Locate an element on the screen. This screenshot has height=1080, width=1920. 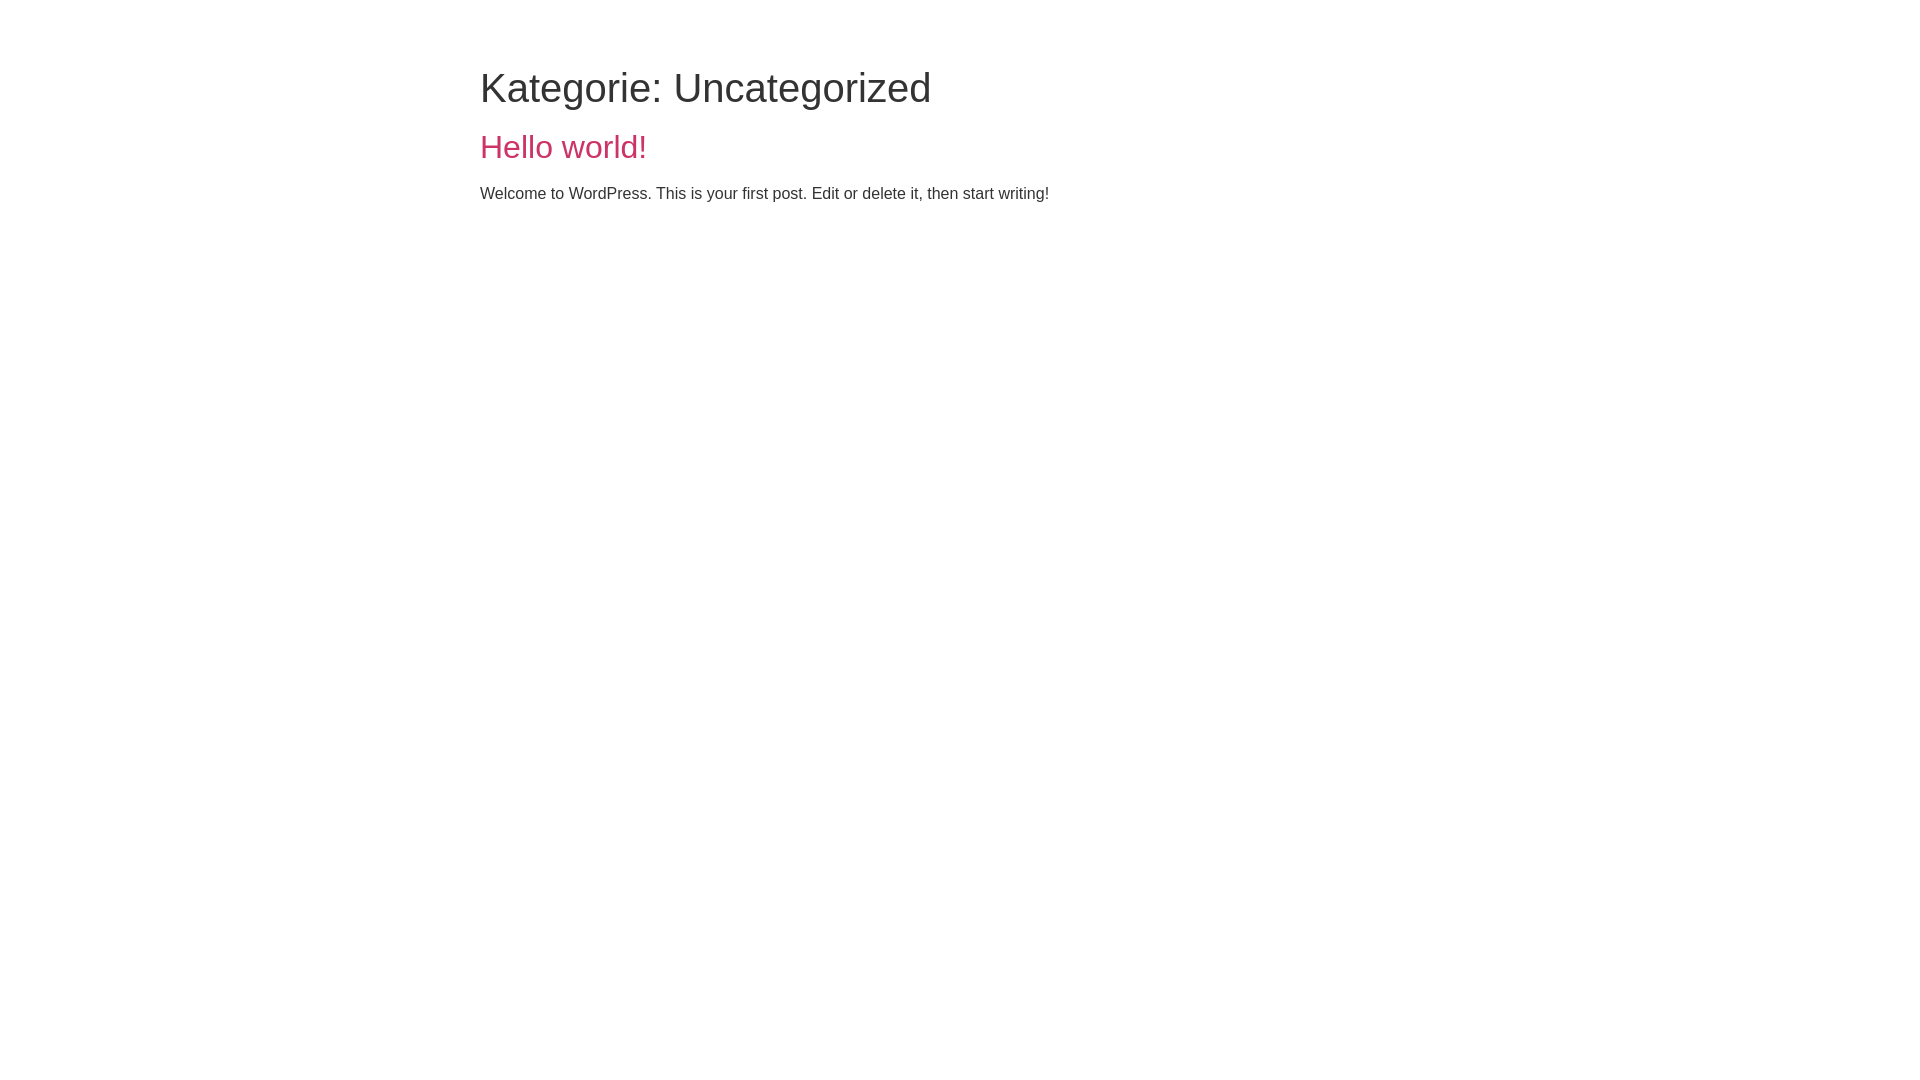
'Hello world!' is located at coordinates (562, 145).